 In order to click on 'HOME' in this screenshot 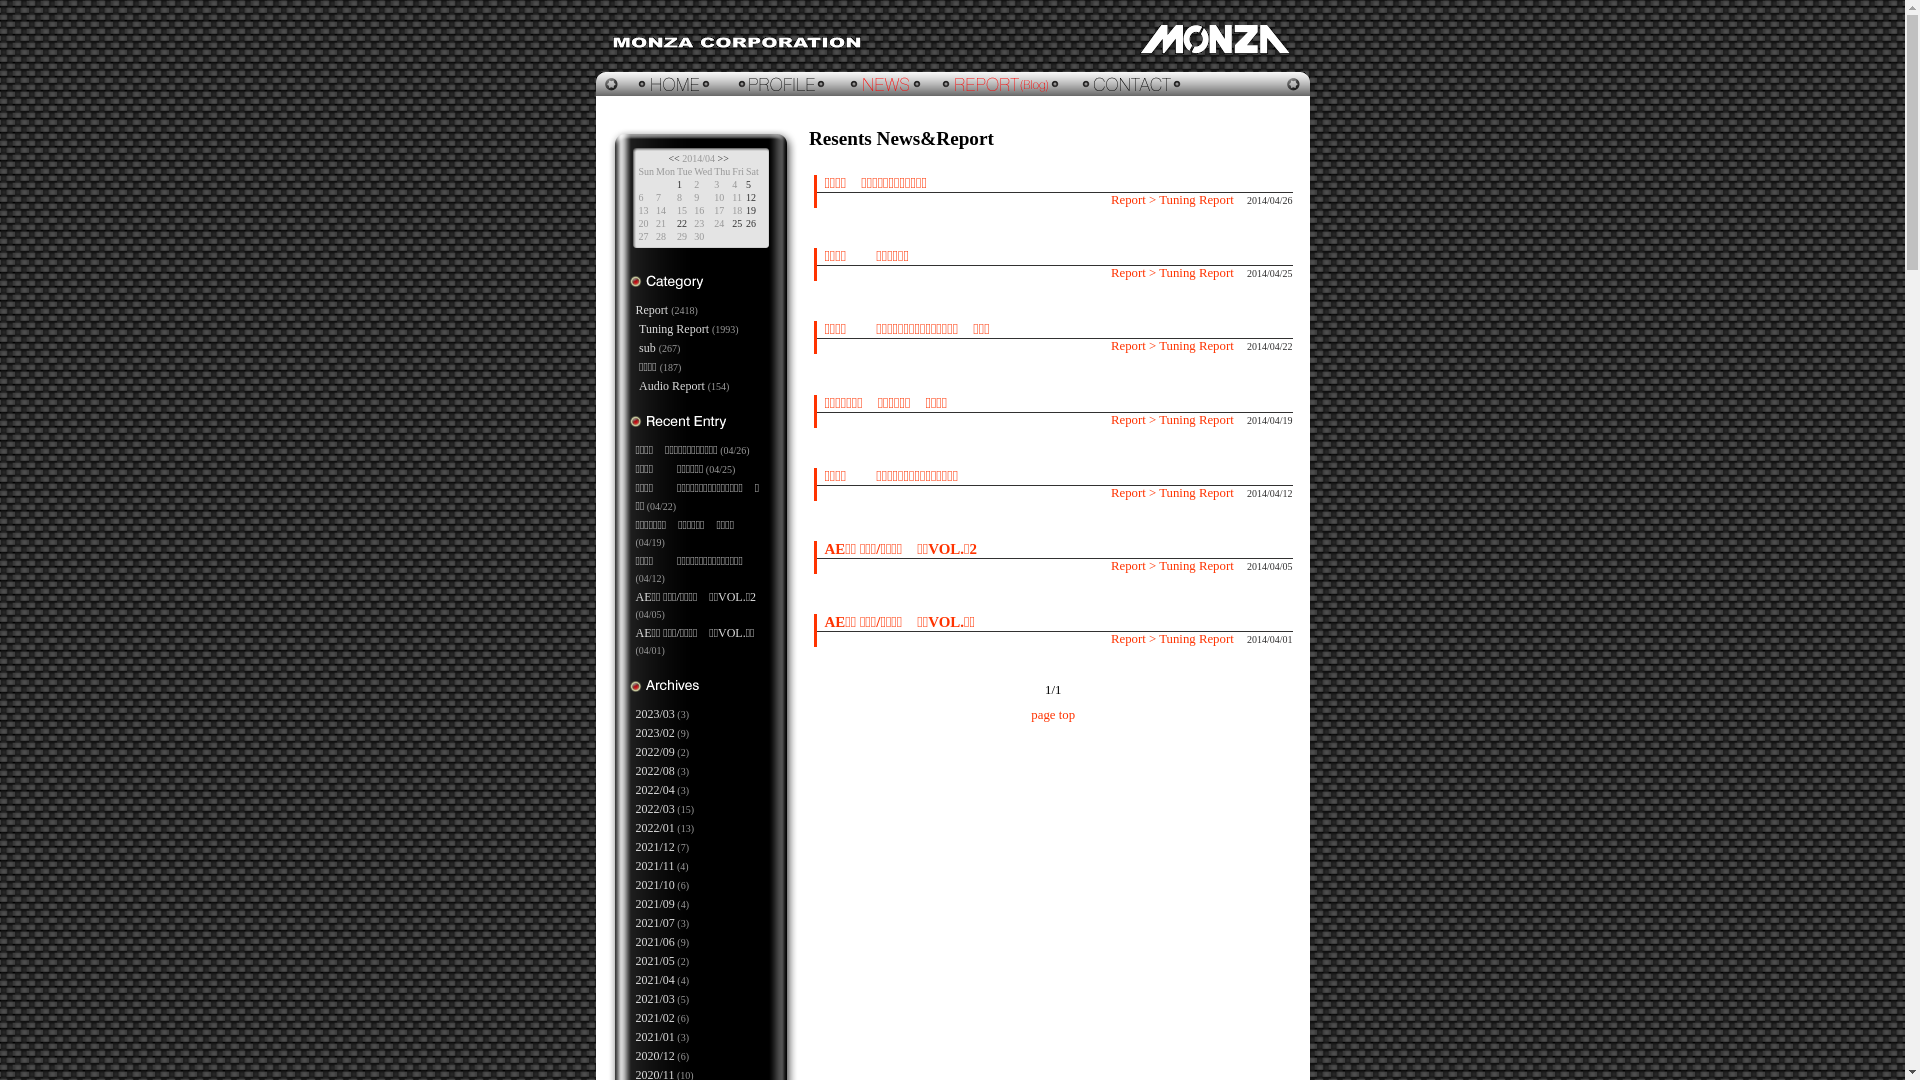, I will do `click(661, 83)`.